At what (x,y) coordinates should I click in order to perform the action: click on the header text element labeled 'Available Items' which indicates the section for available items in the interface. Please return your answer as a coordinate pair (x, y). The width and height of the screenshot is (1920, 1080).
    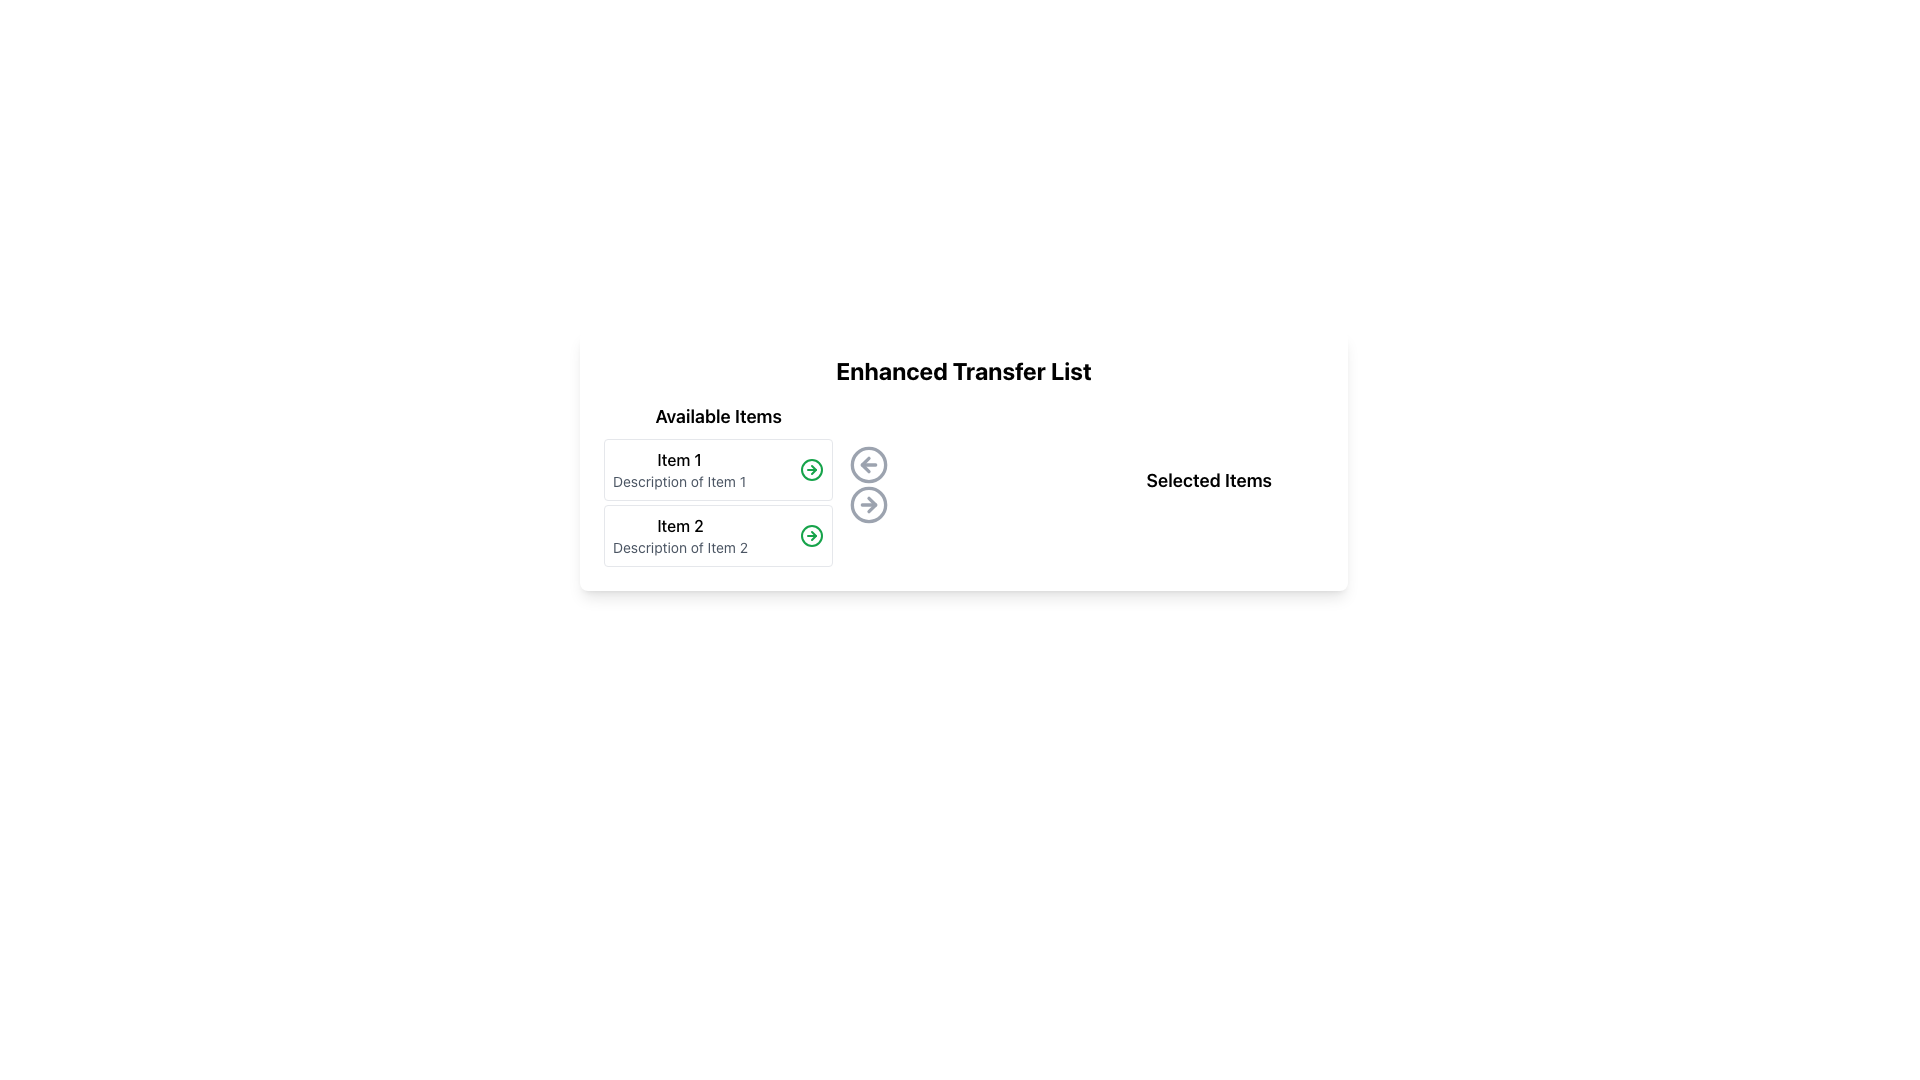
    Looking at the image, I should click on (718, 415).